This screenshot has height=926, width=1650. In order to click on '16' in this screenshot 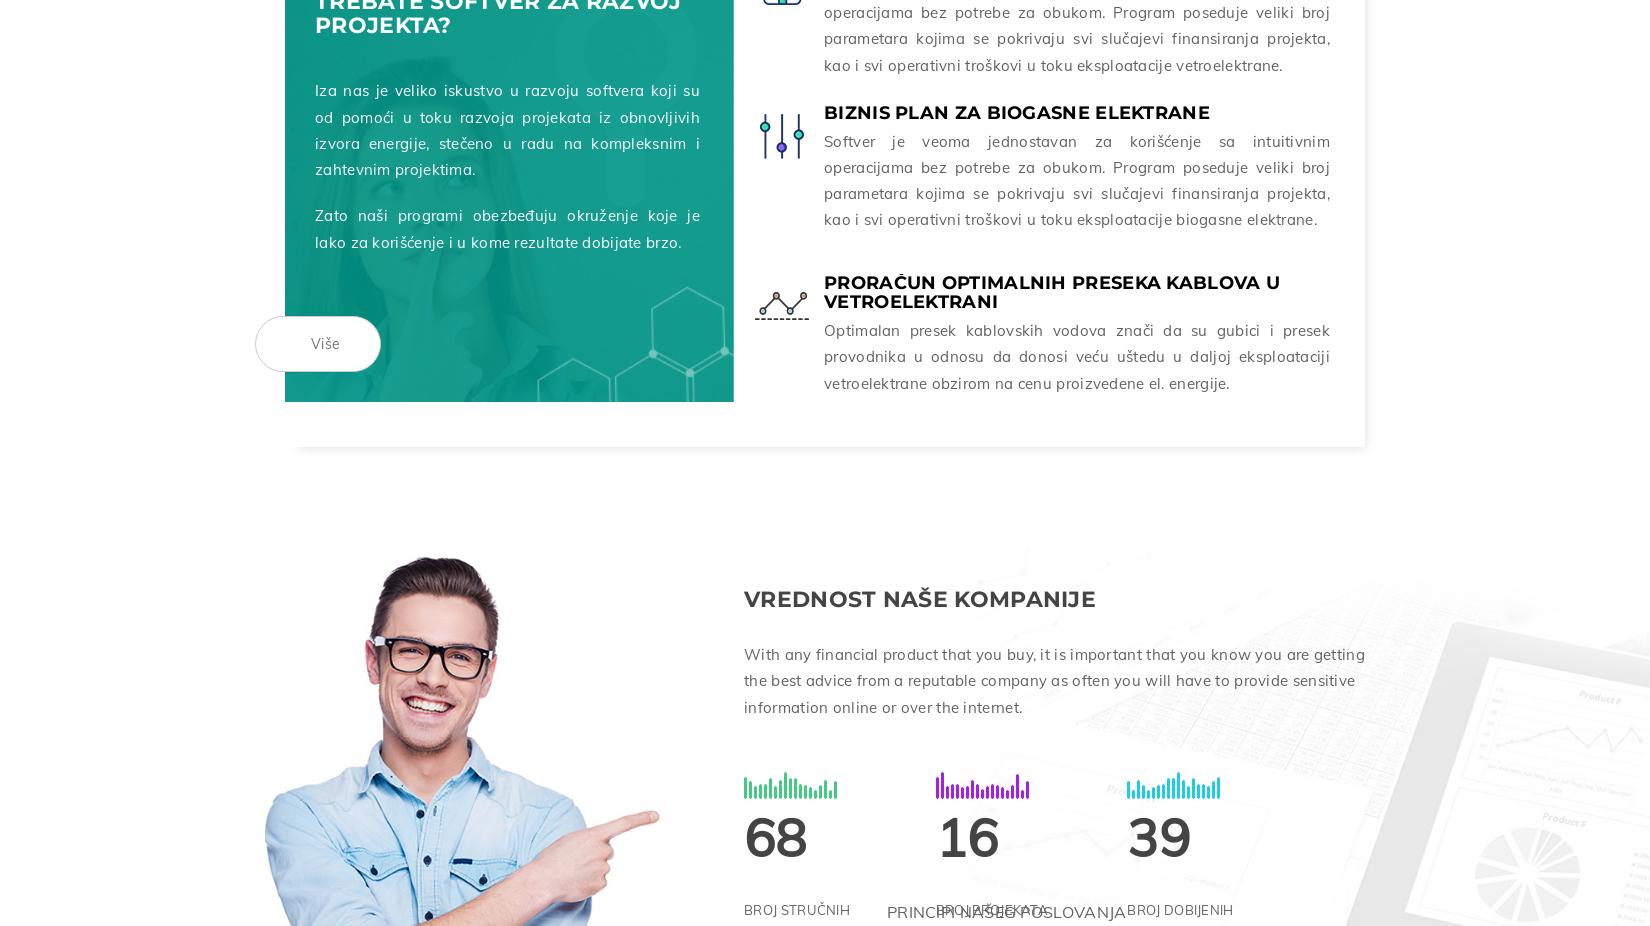, I will do `click(935, 832)`.